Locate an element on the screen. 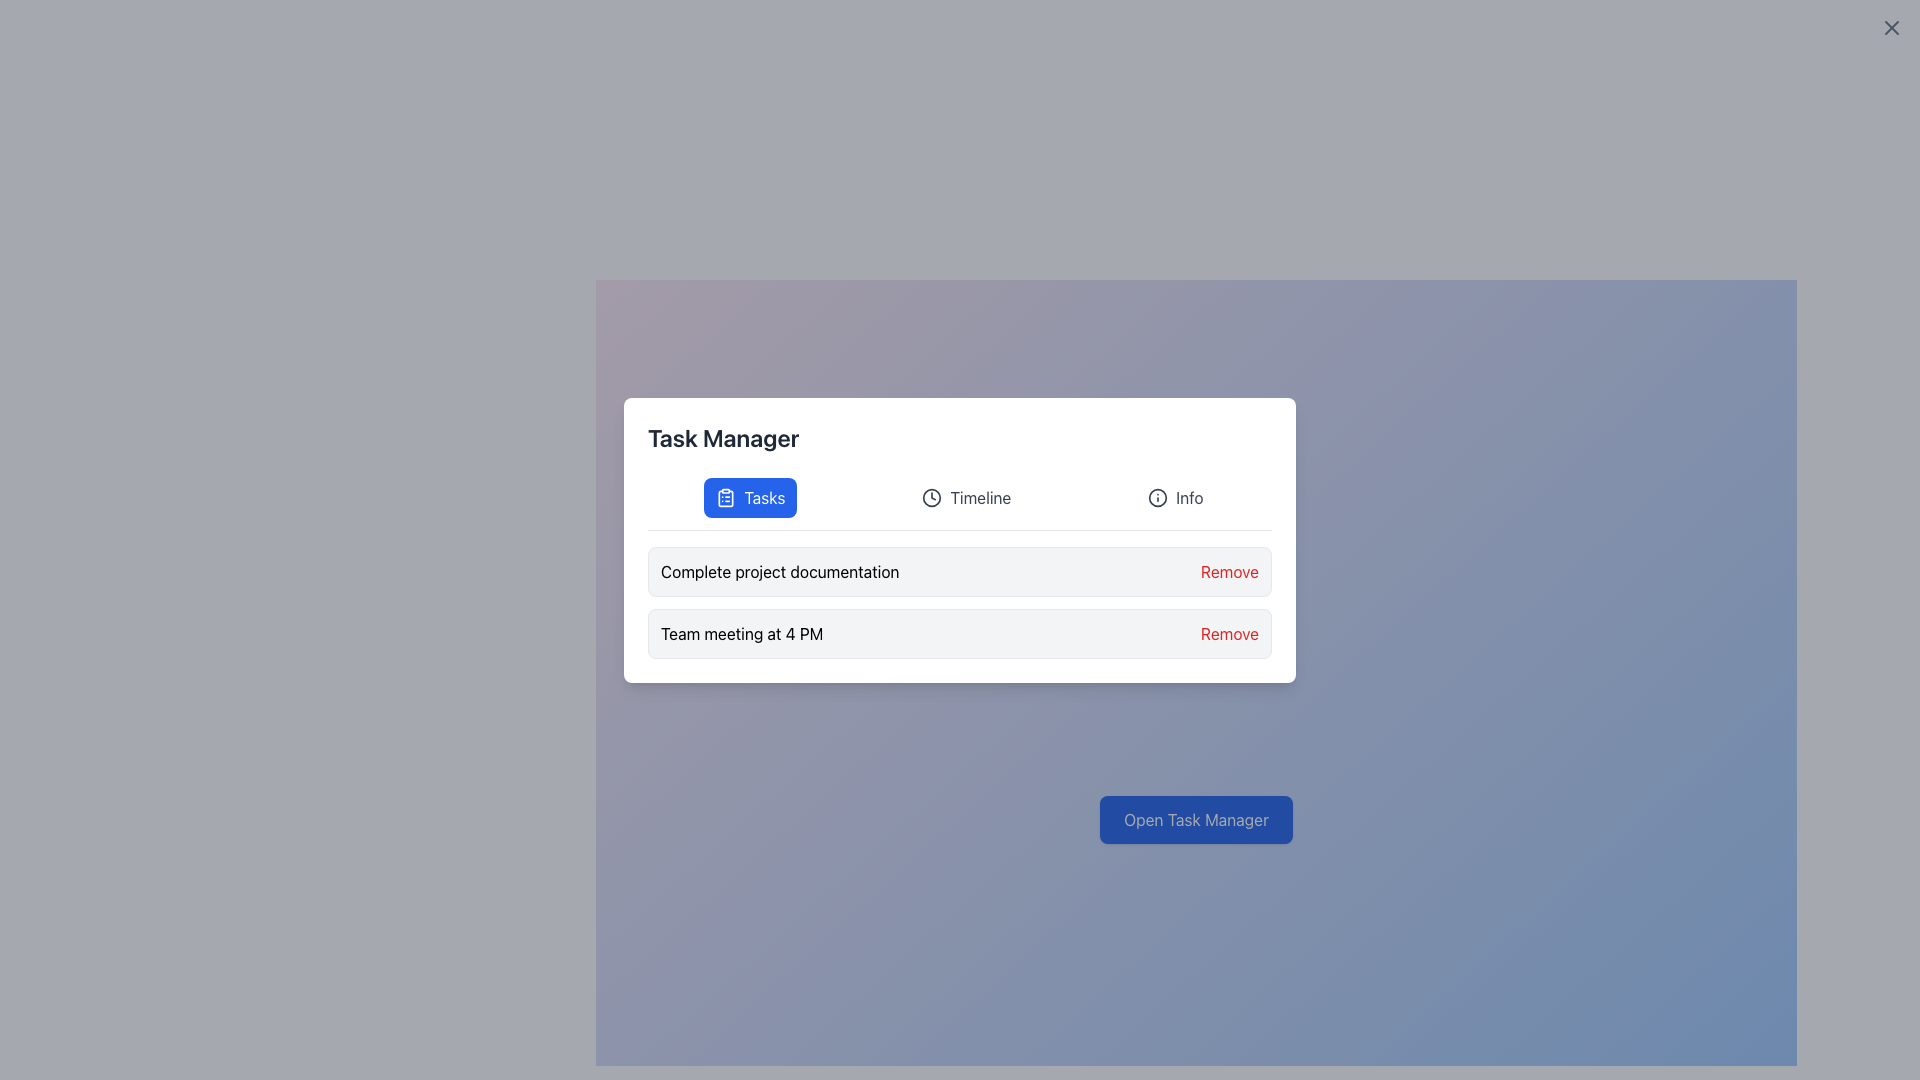  the 'Timeline' label, which is styled in a sleek sans-serif font and located in the center of the interface is located at coordinates (980, 496).